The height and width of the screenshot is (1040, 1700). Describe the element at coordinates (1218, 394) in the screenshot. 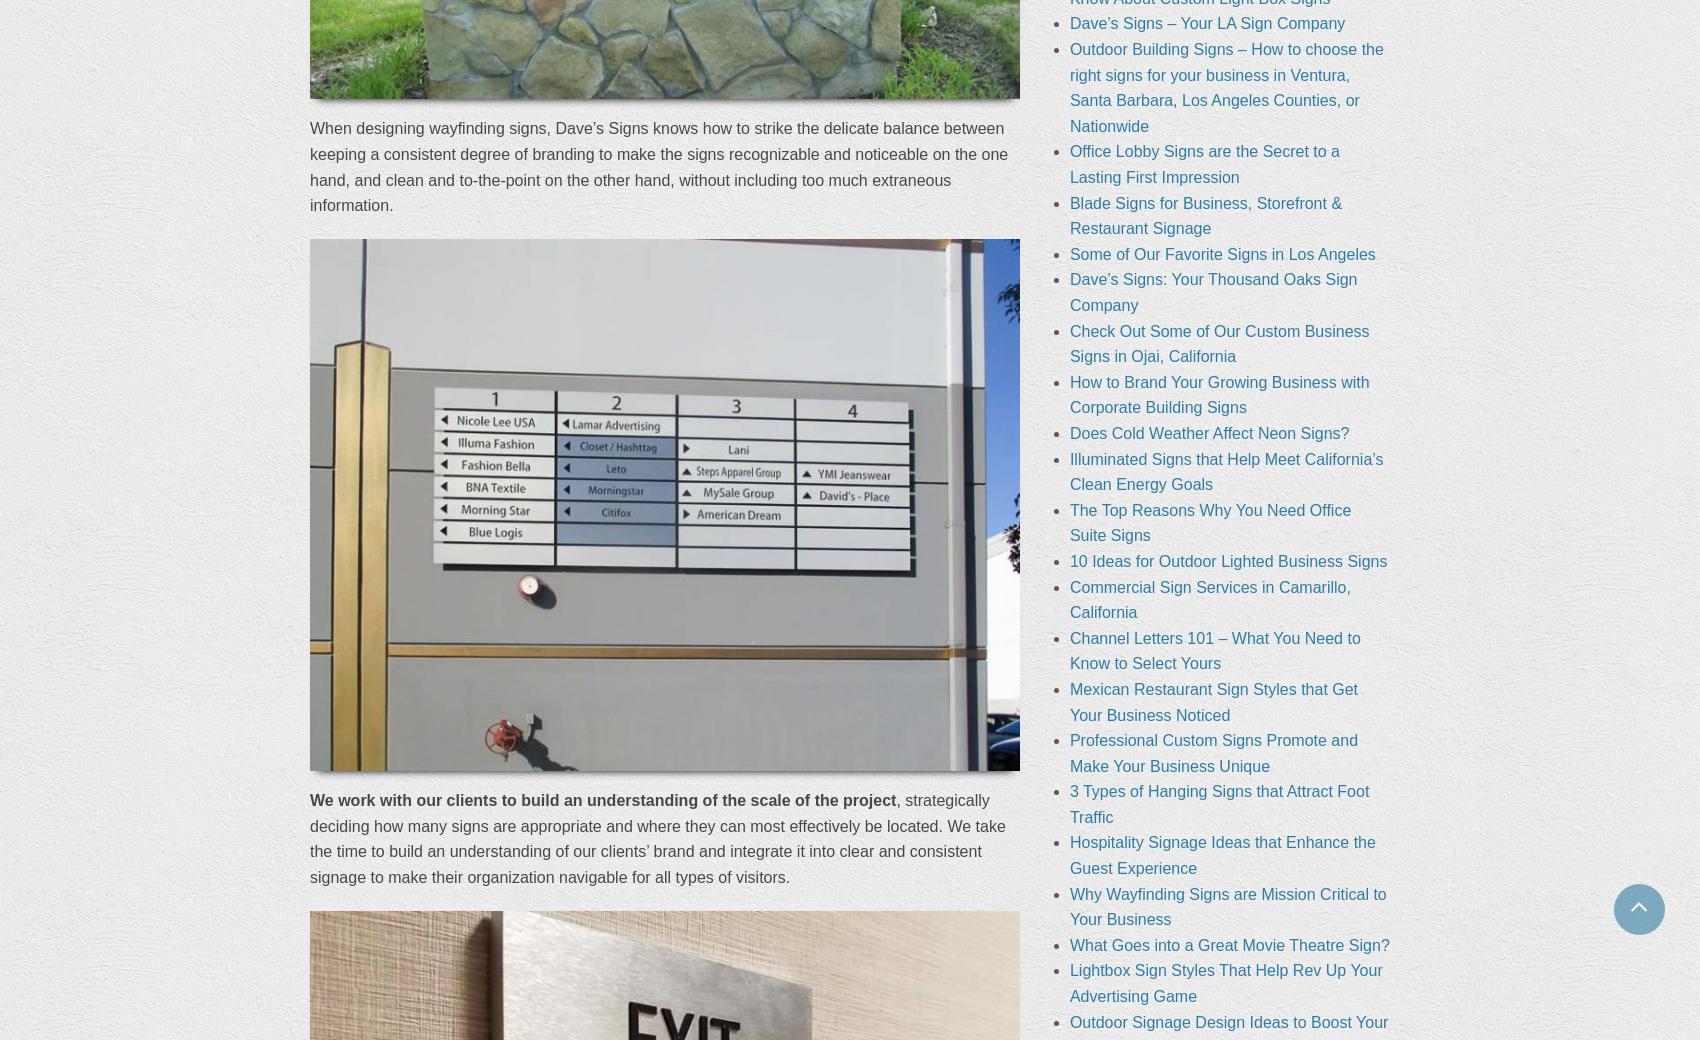

I see `'How to Brand Your Growing Business with Corporate Building Signs'` at that location.